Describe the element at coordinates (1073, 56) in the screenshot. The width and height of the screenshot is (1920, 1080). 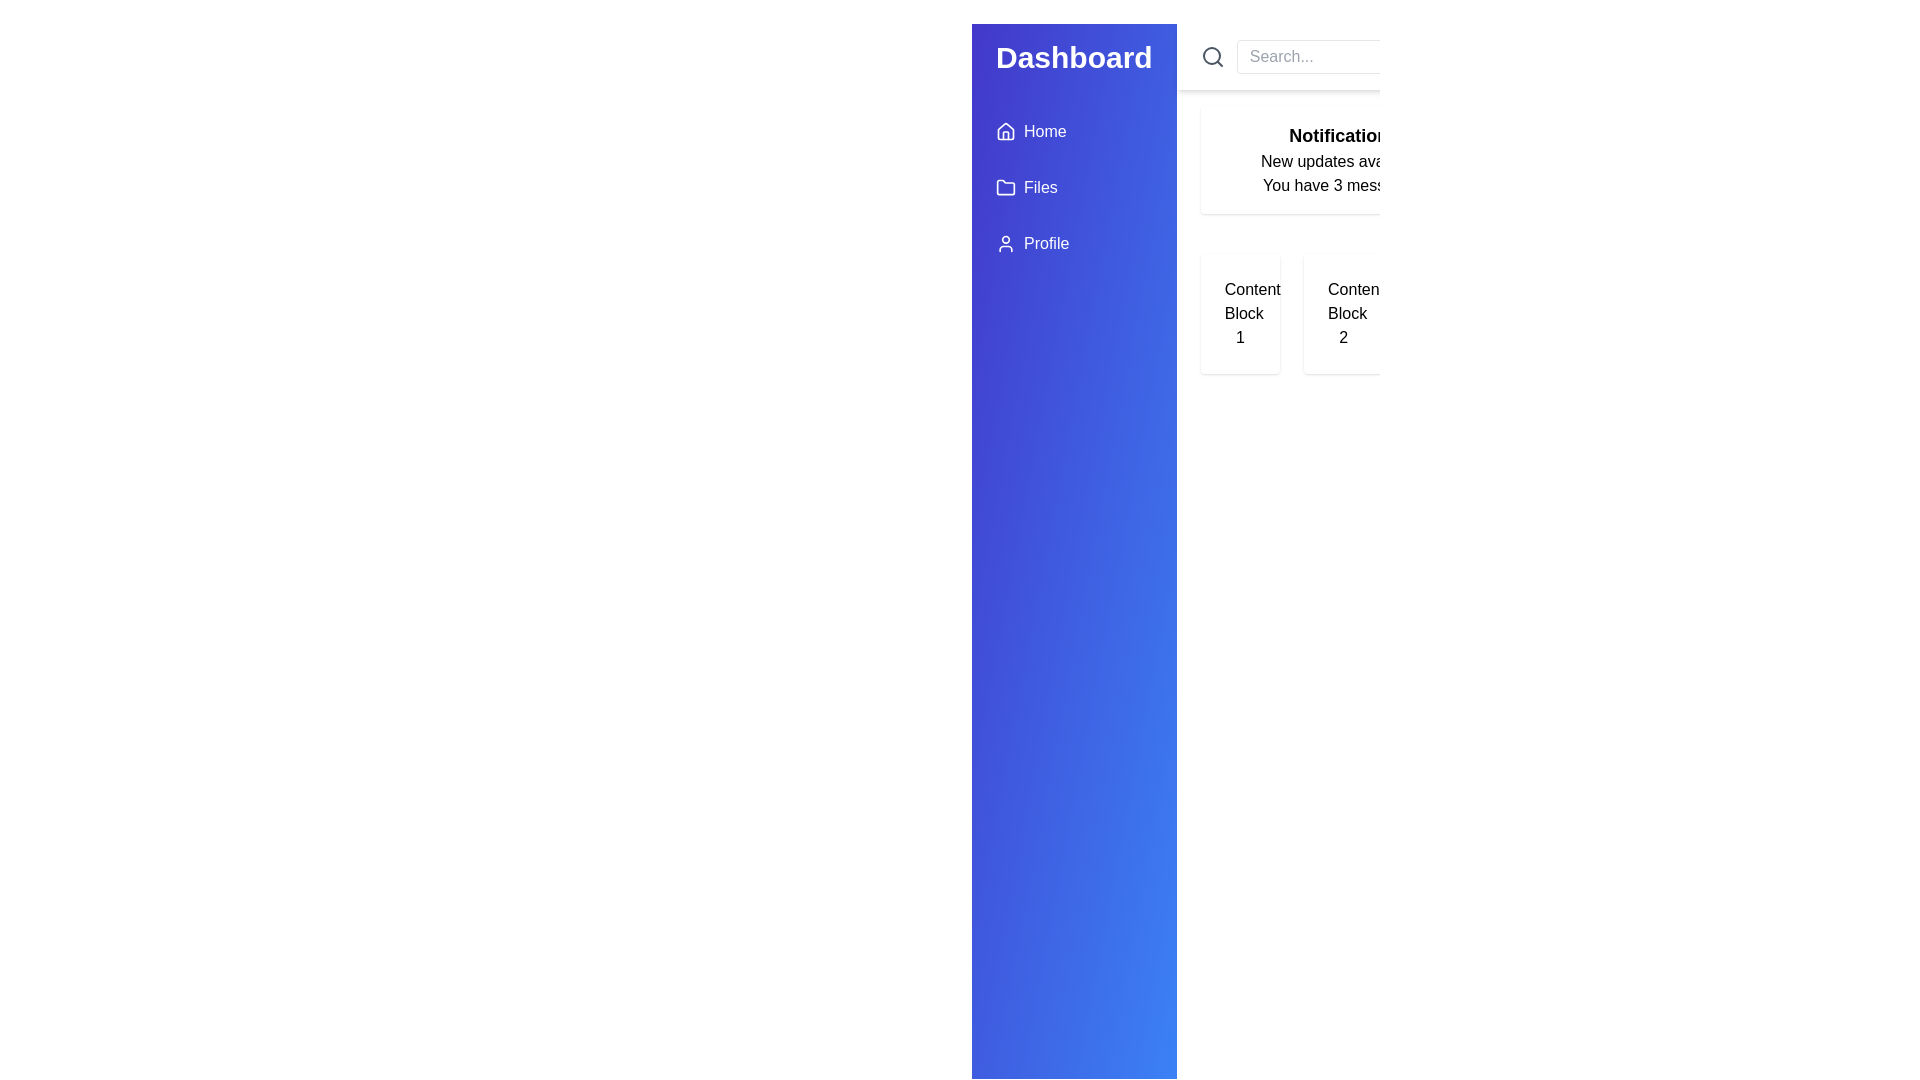
I see `the 'Dashboard' text label located at the top of the vertical navigation bar, which displays bold white text against a gradient background` at that location.